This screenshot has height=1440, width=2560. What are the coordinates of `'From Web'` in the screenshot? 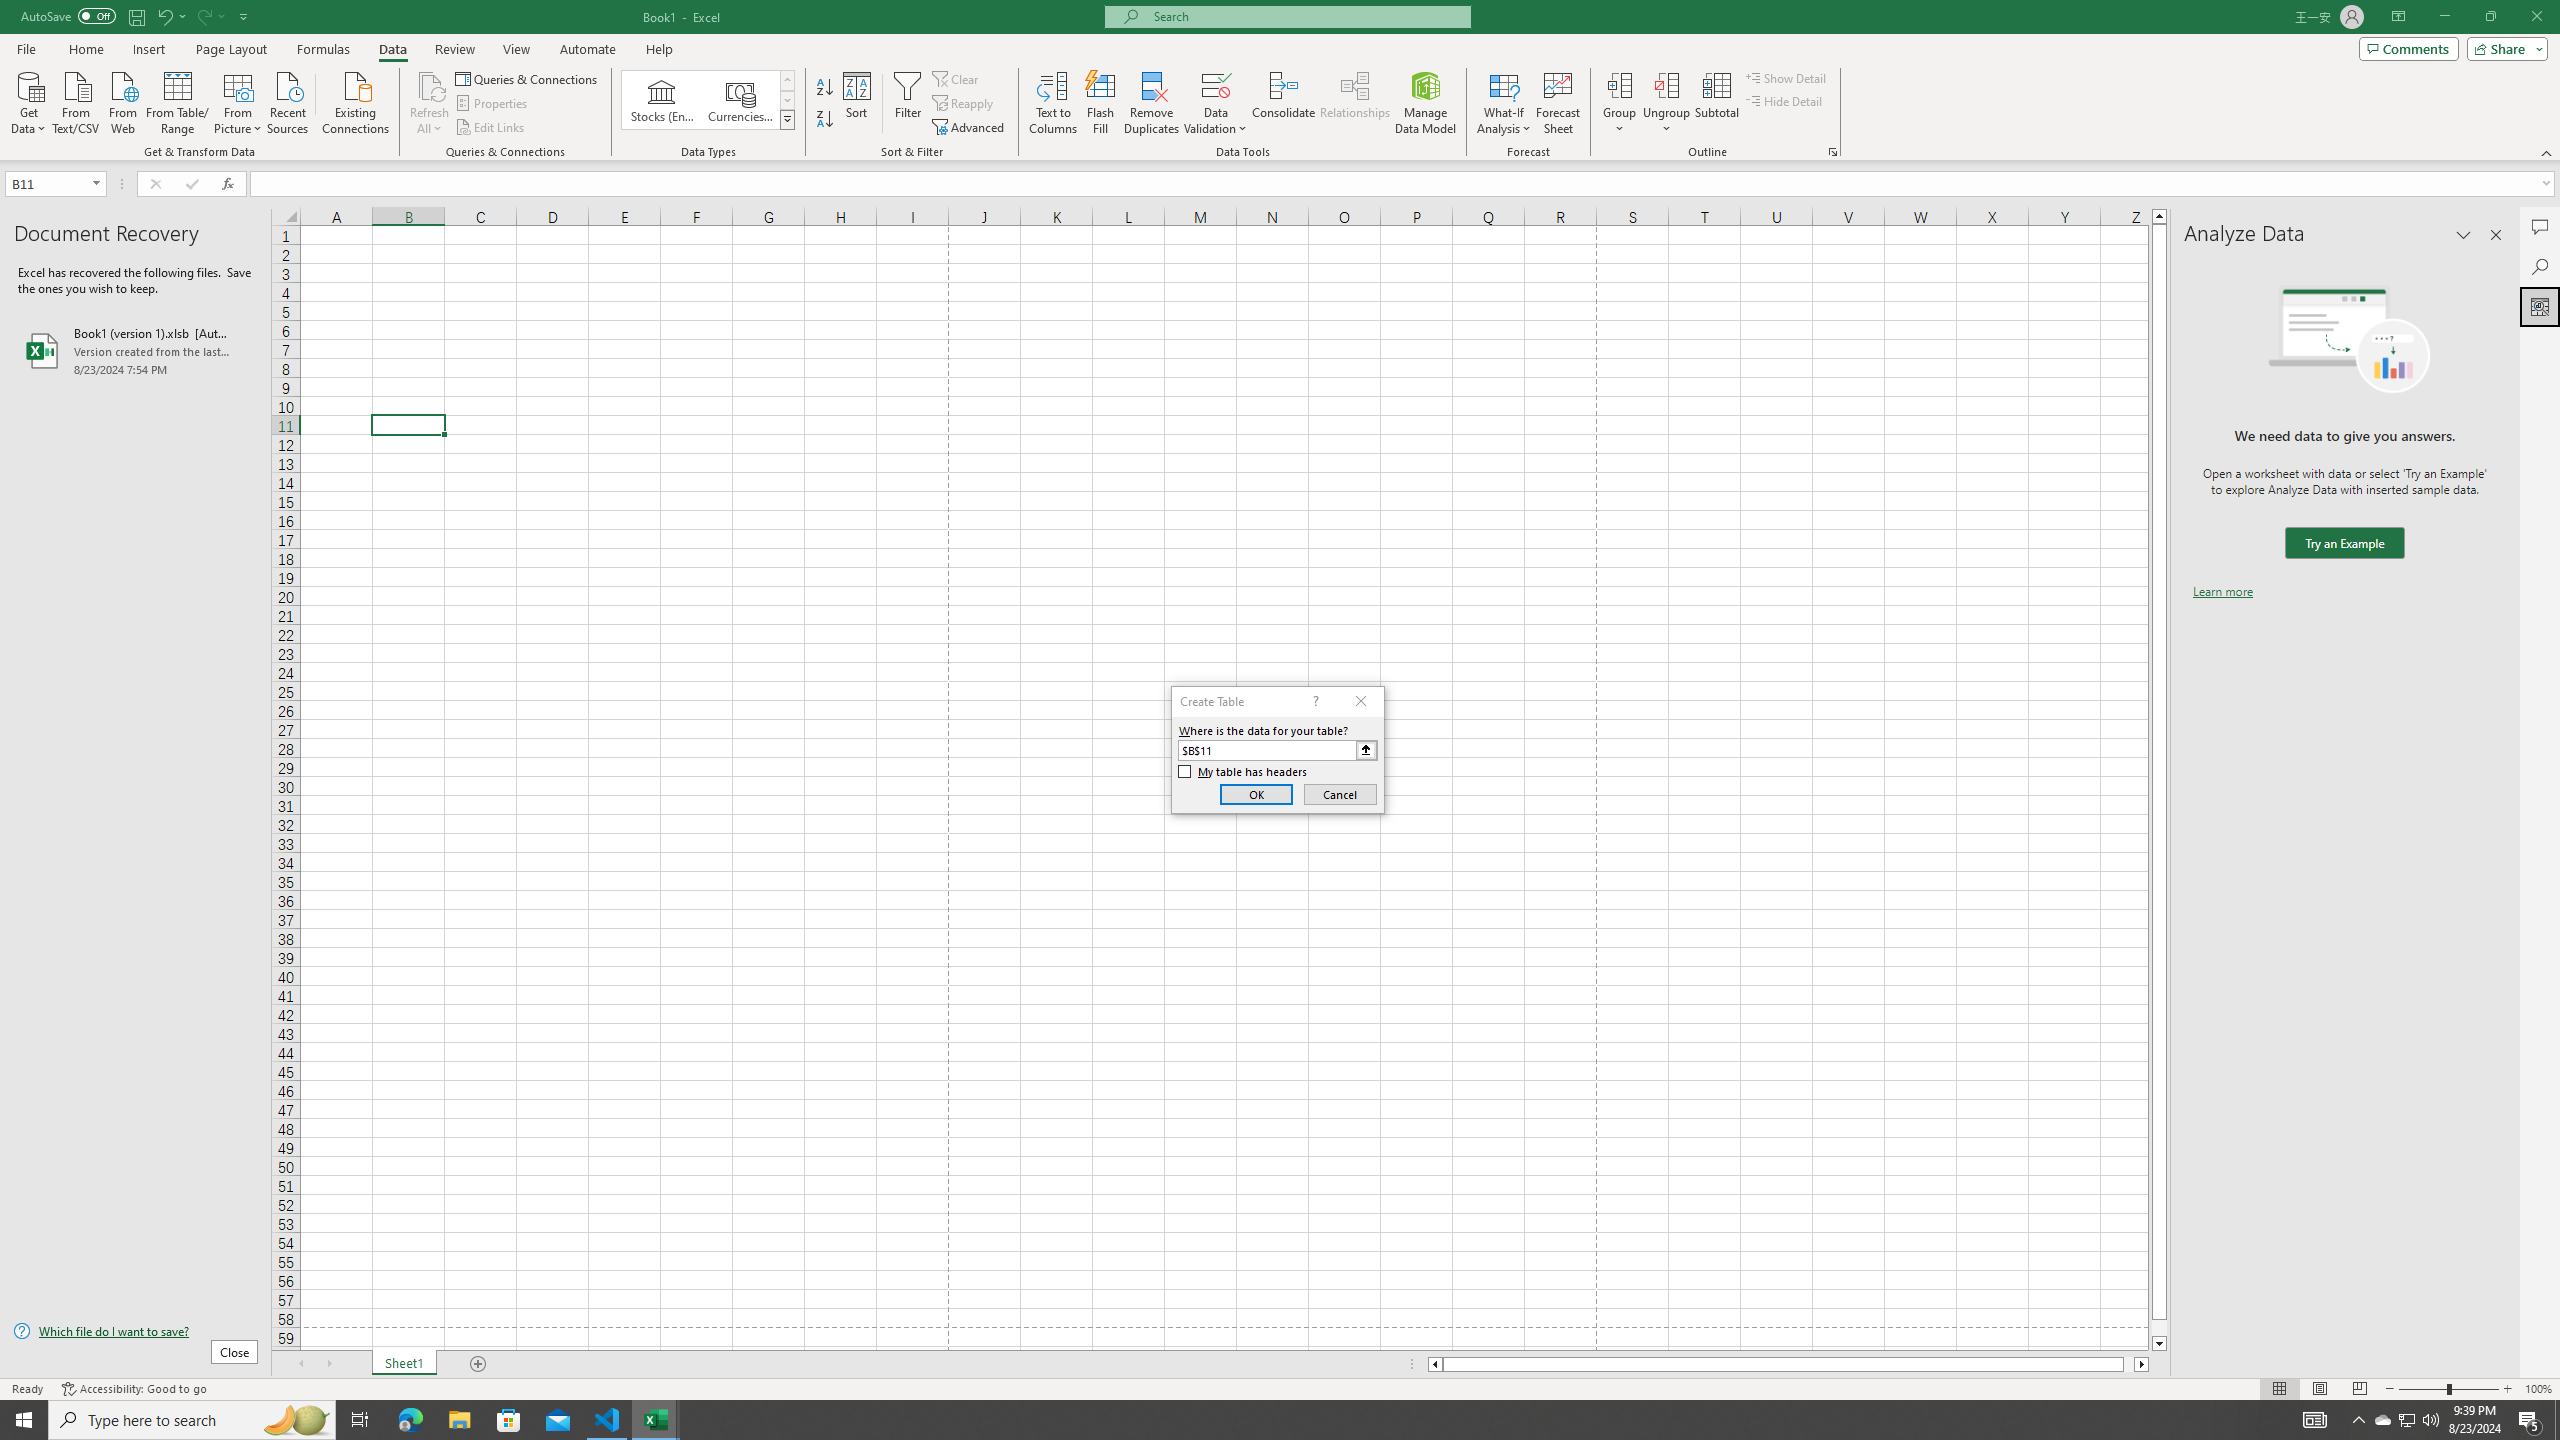 It's located at (122, 100).